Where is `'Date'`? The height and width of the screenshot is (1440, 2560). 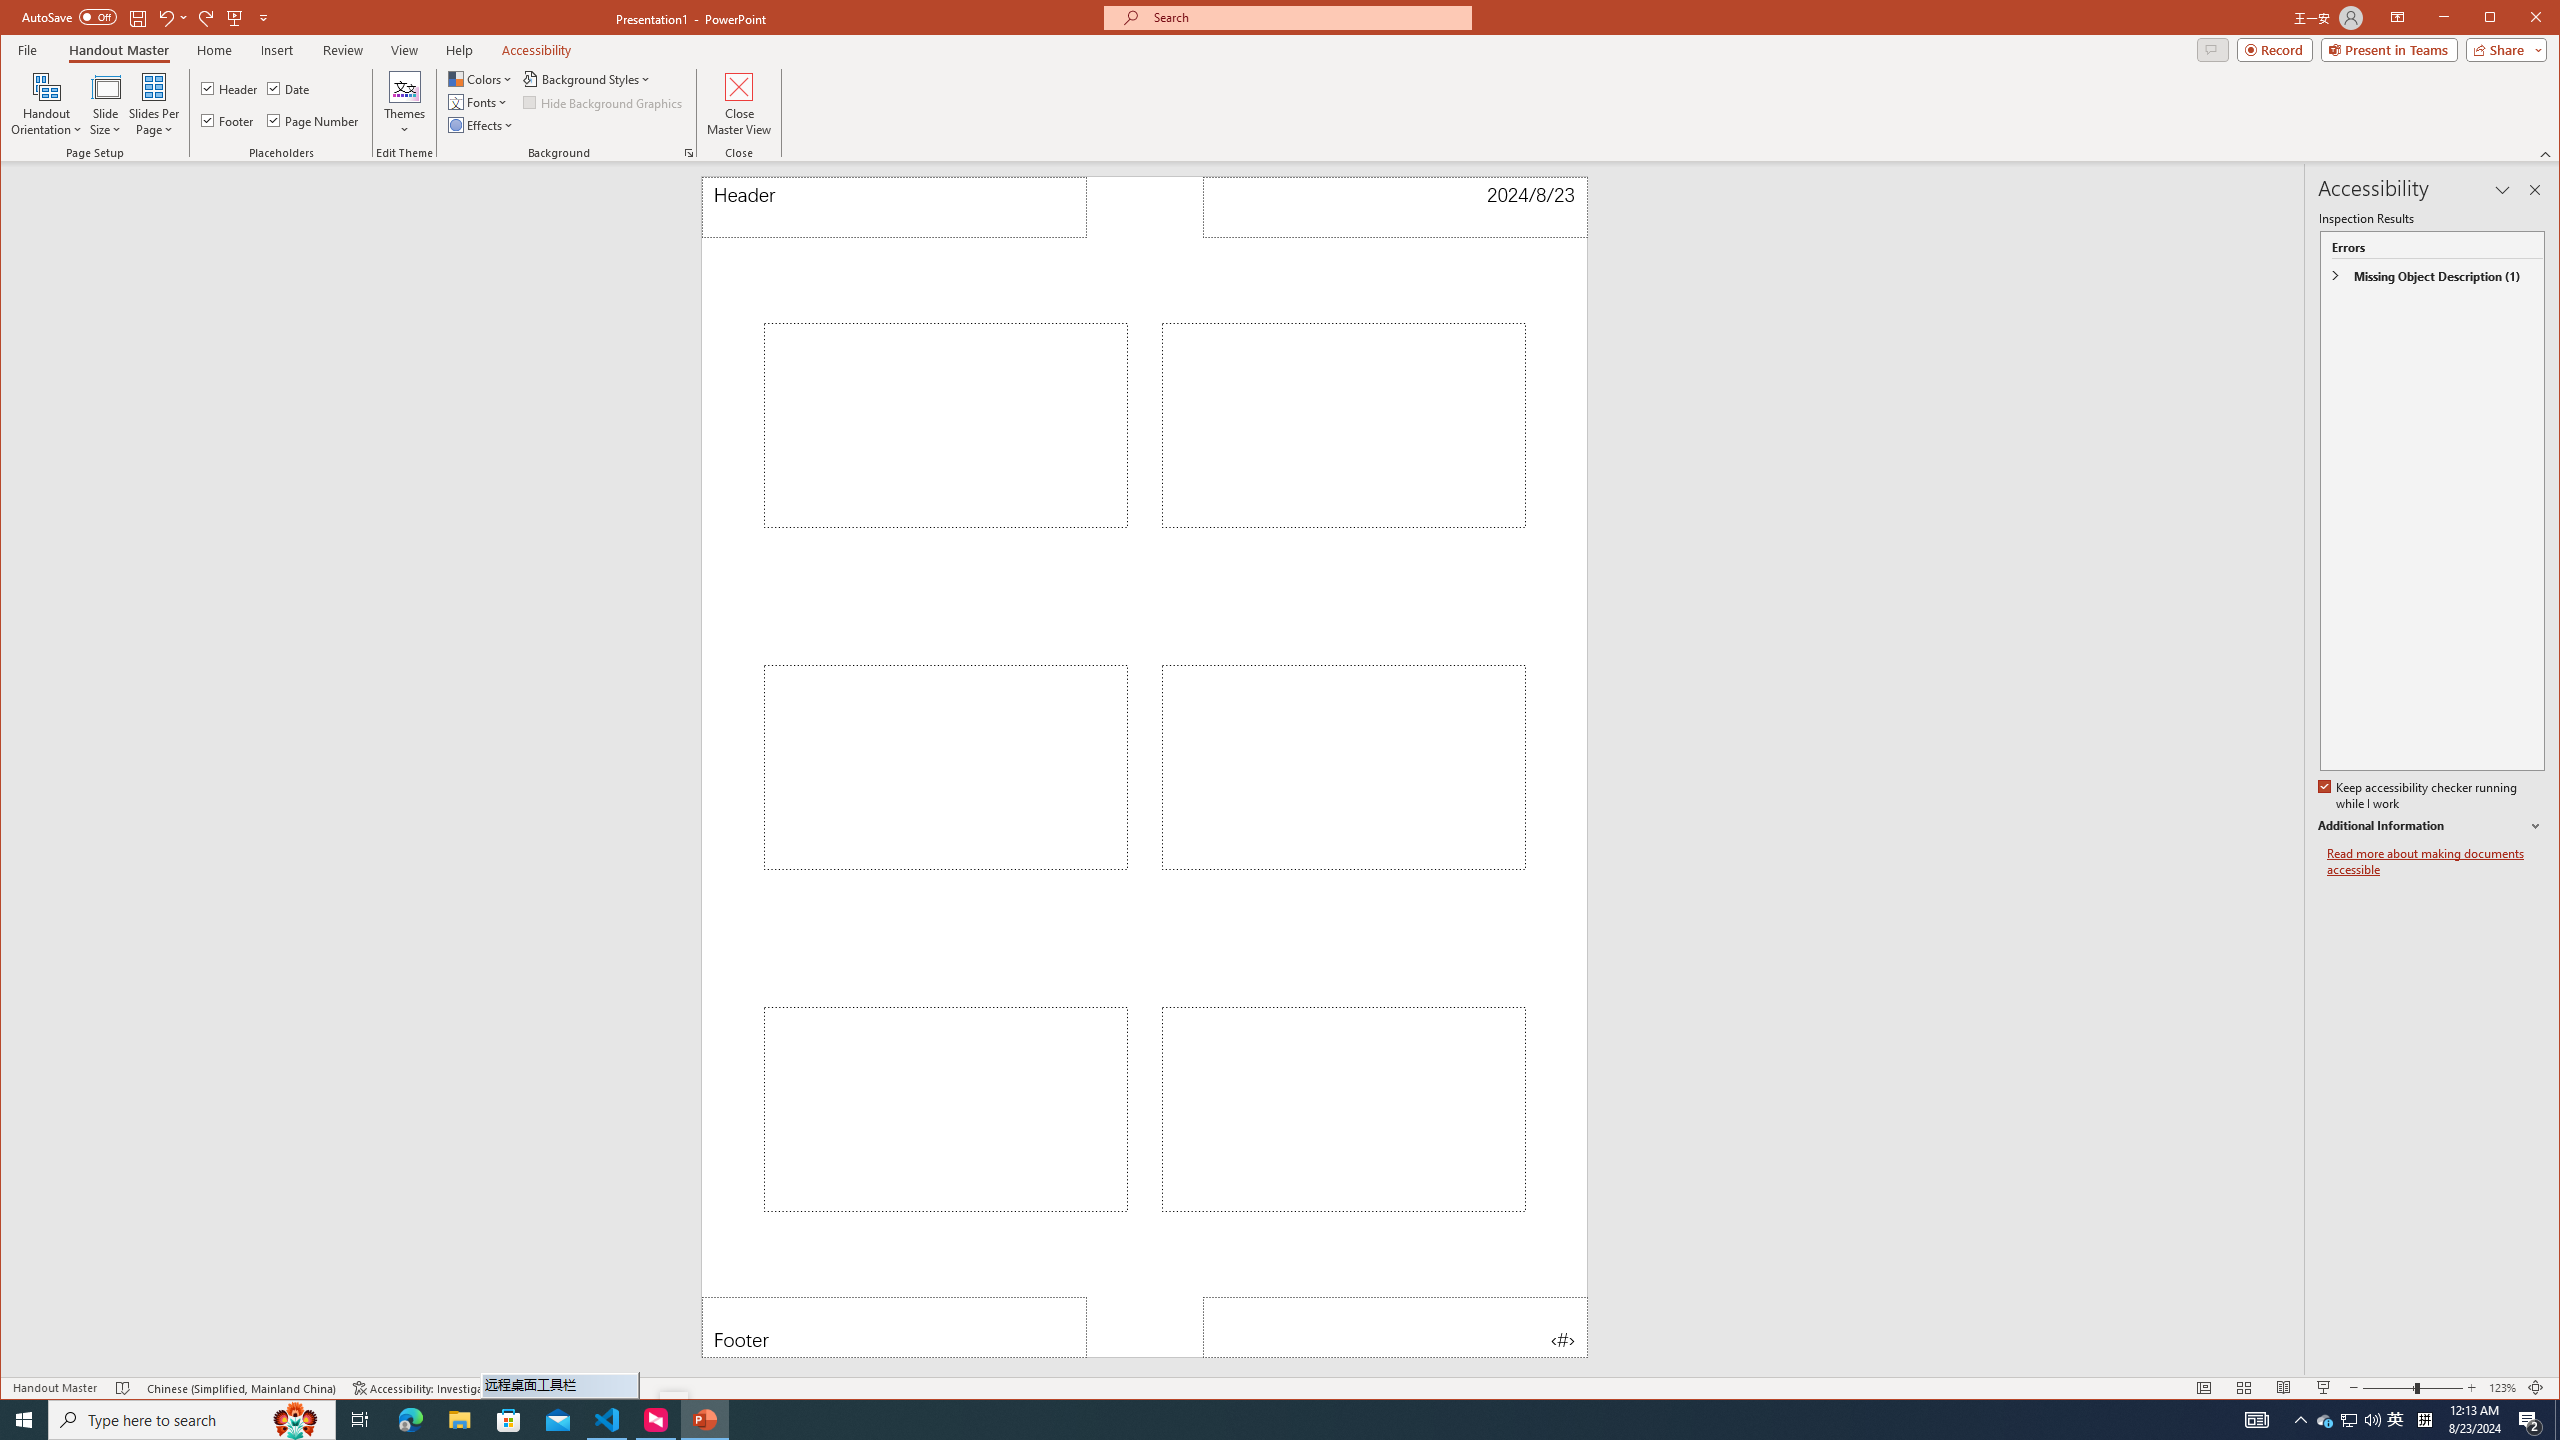
'Date' is located at coordinates (289, 87).